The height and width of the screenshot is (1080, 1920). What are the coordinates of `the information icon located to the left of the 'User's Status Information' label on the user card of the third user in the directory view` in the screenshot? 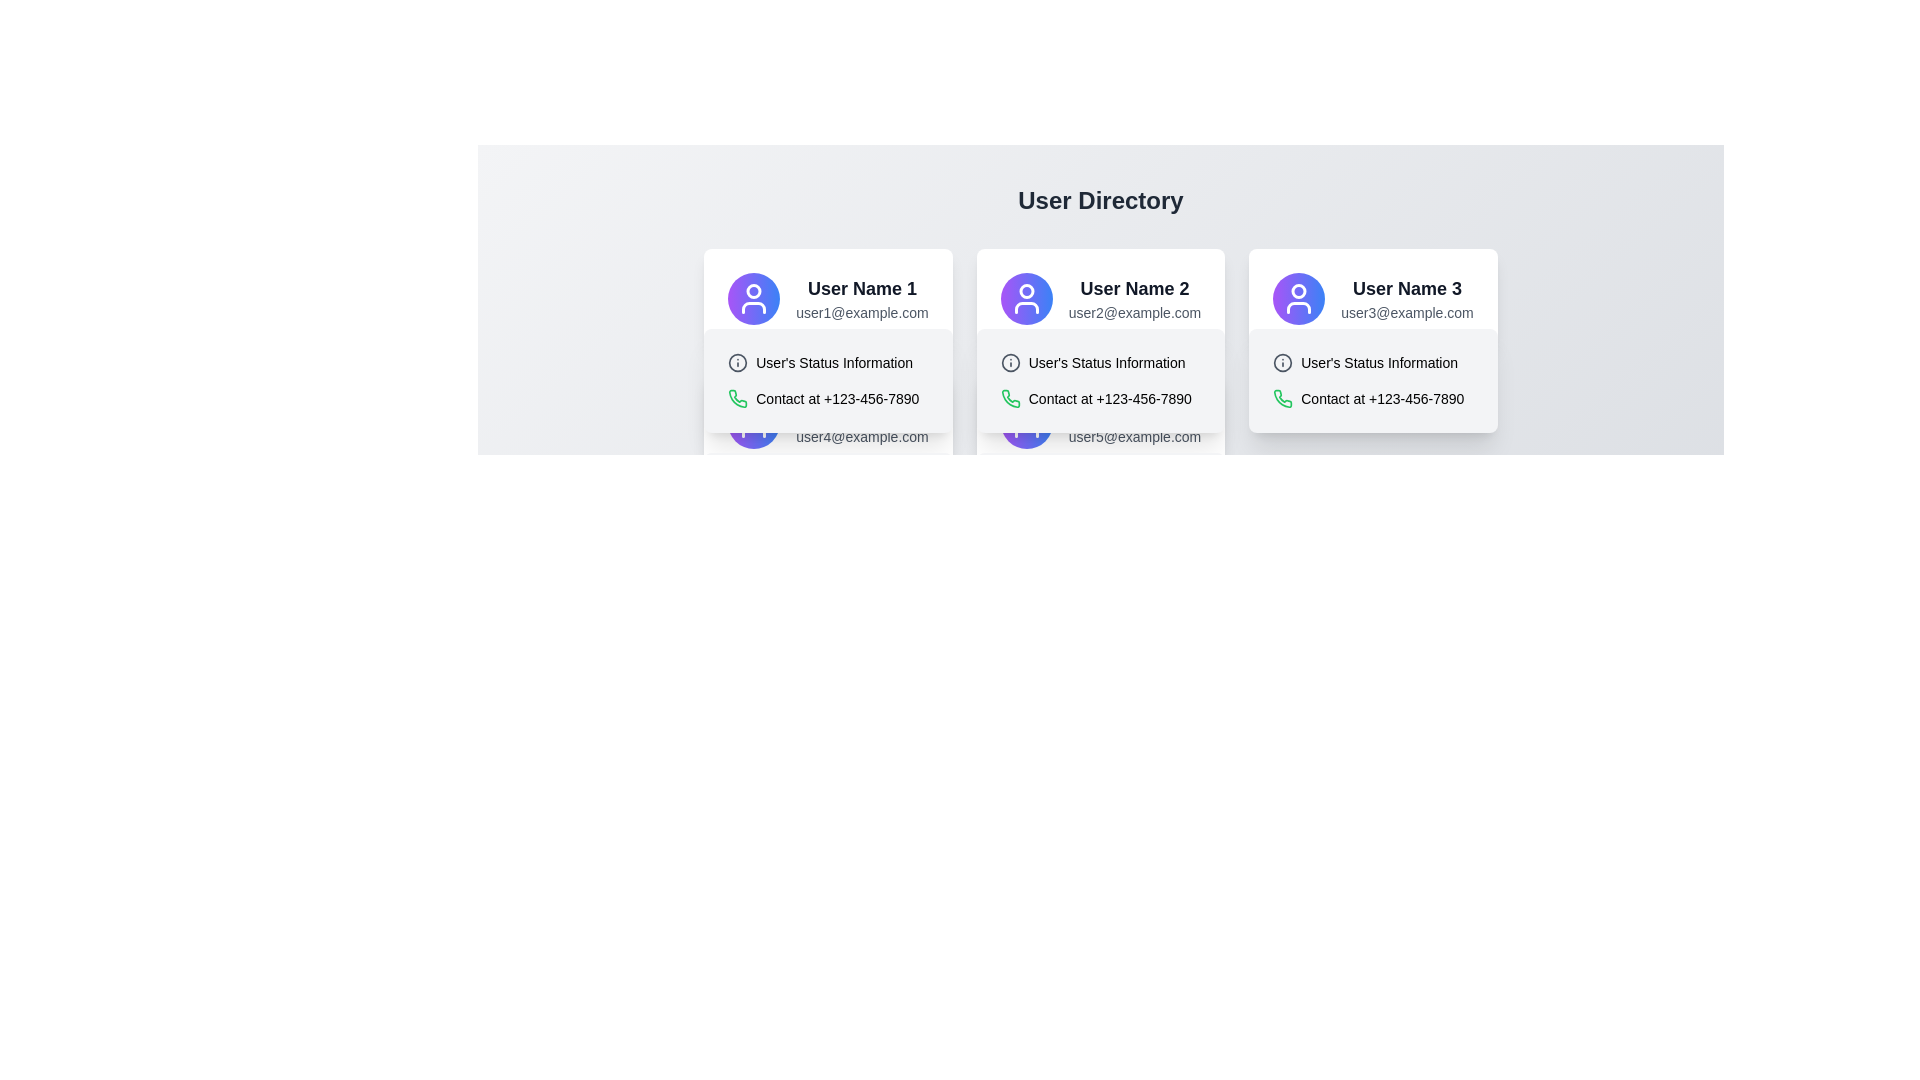 It's located at (1283, 362).